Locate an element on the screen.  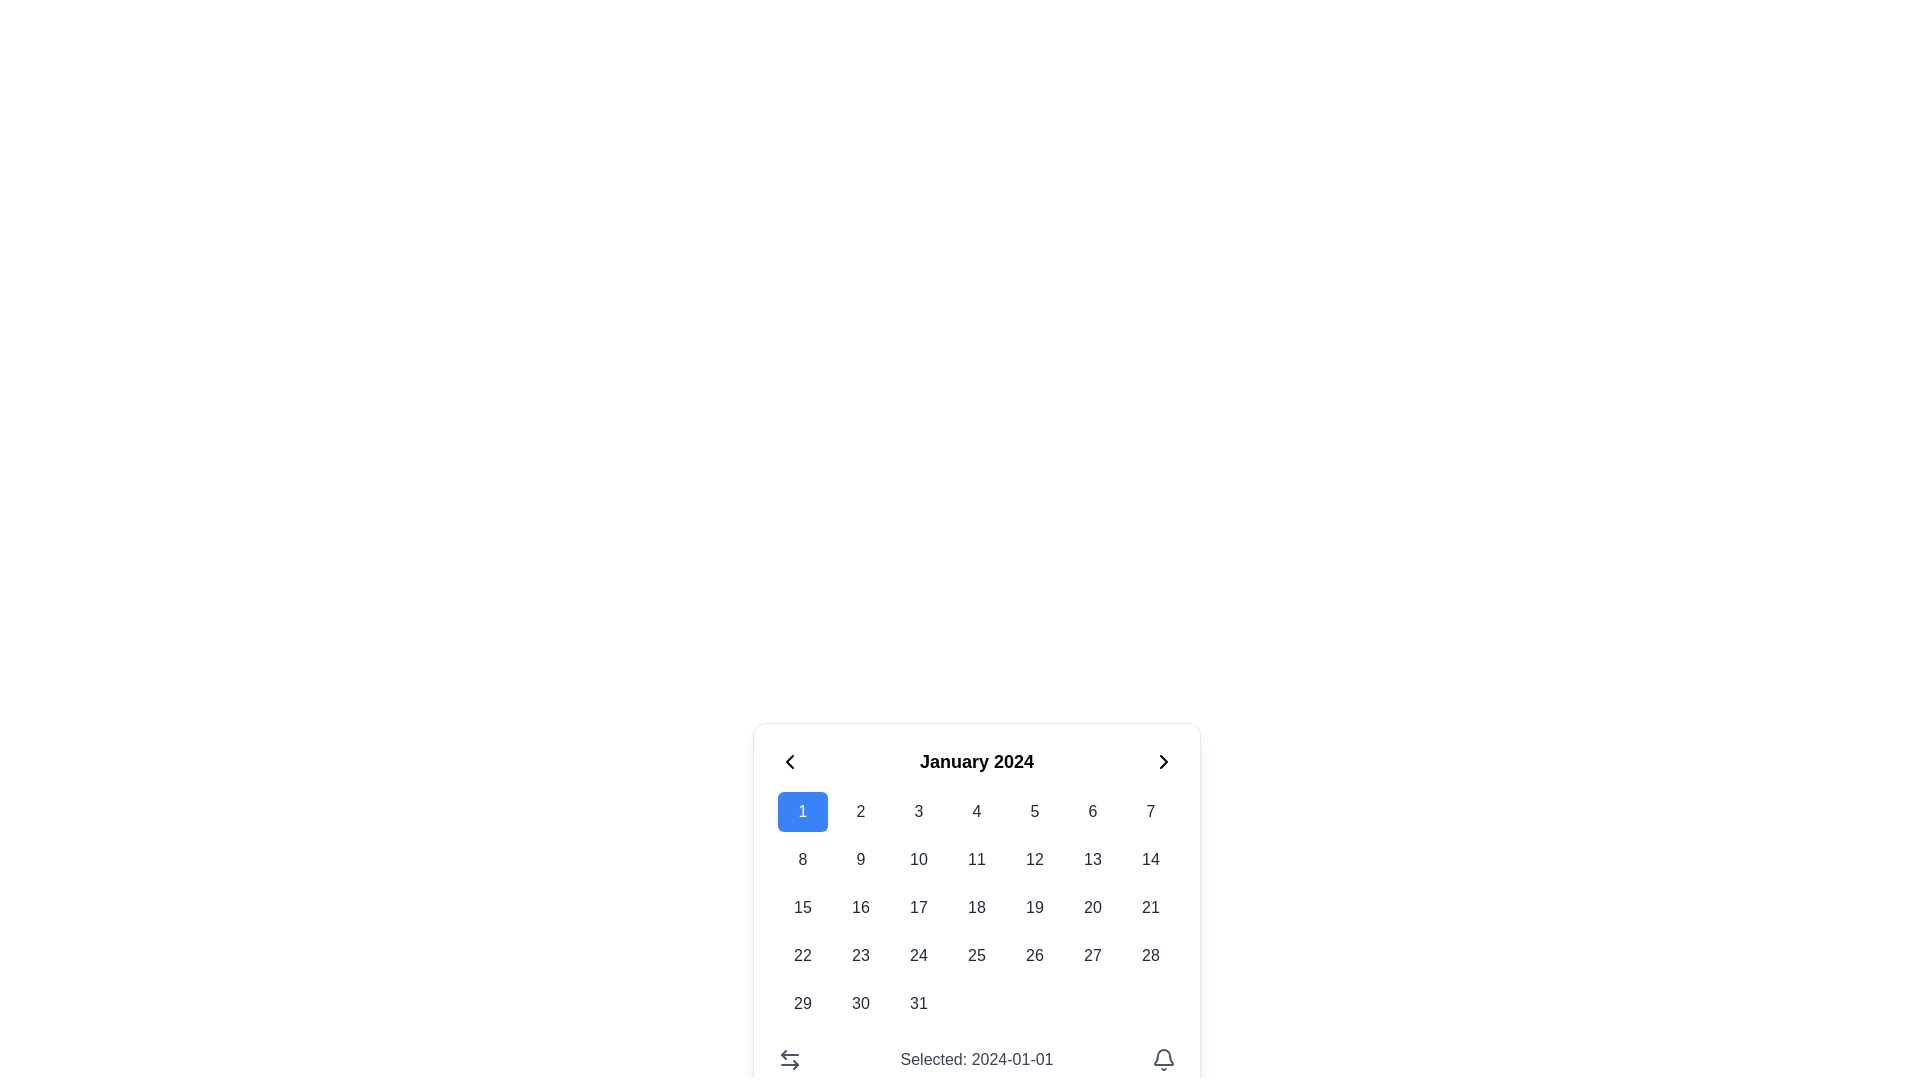
the calendar day button representing the number '18', which has a dark gray text color and a hover effect that changes its background color to gray is located at coordinates (977, 907).